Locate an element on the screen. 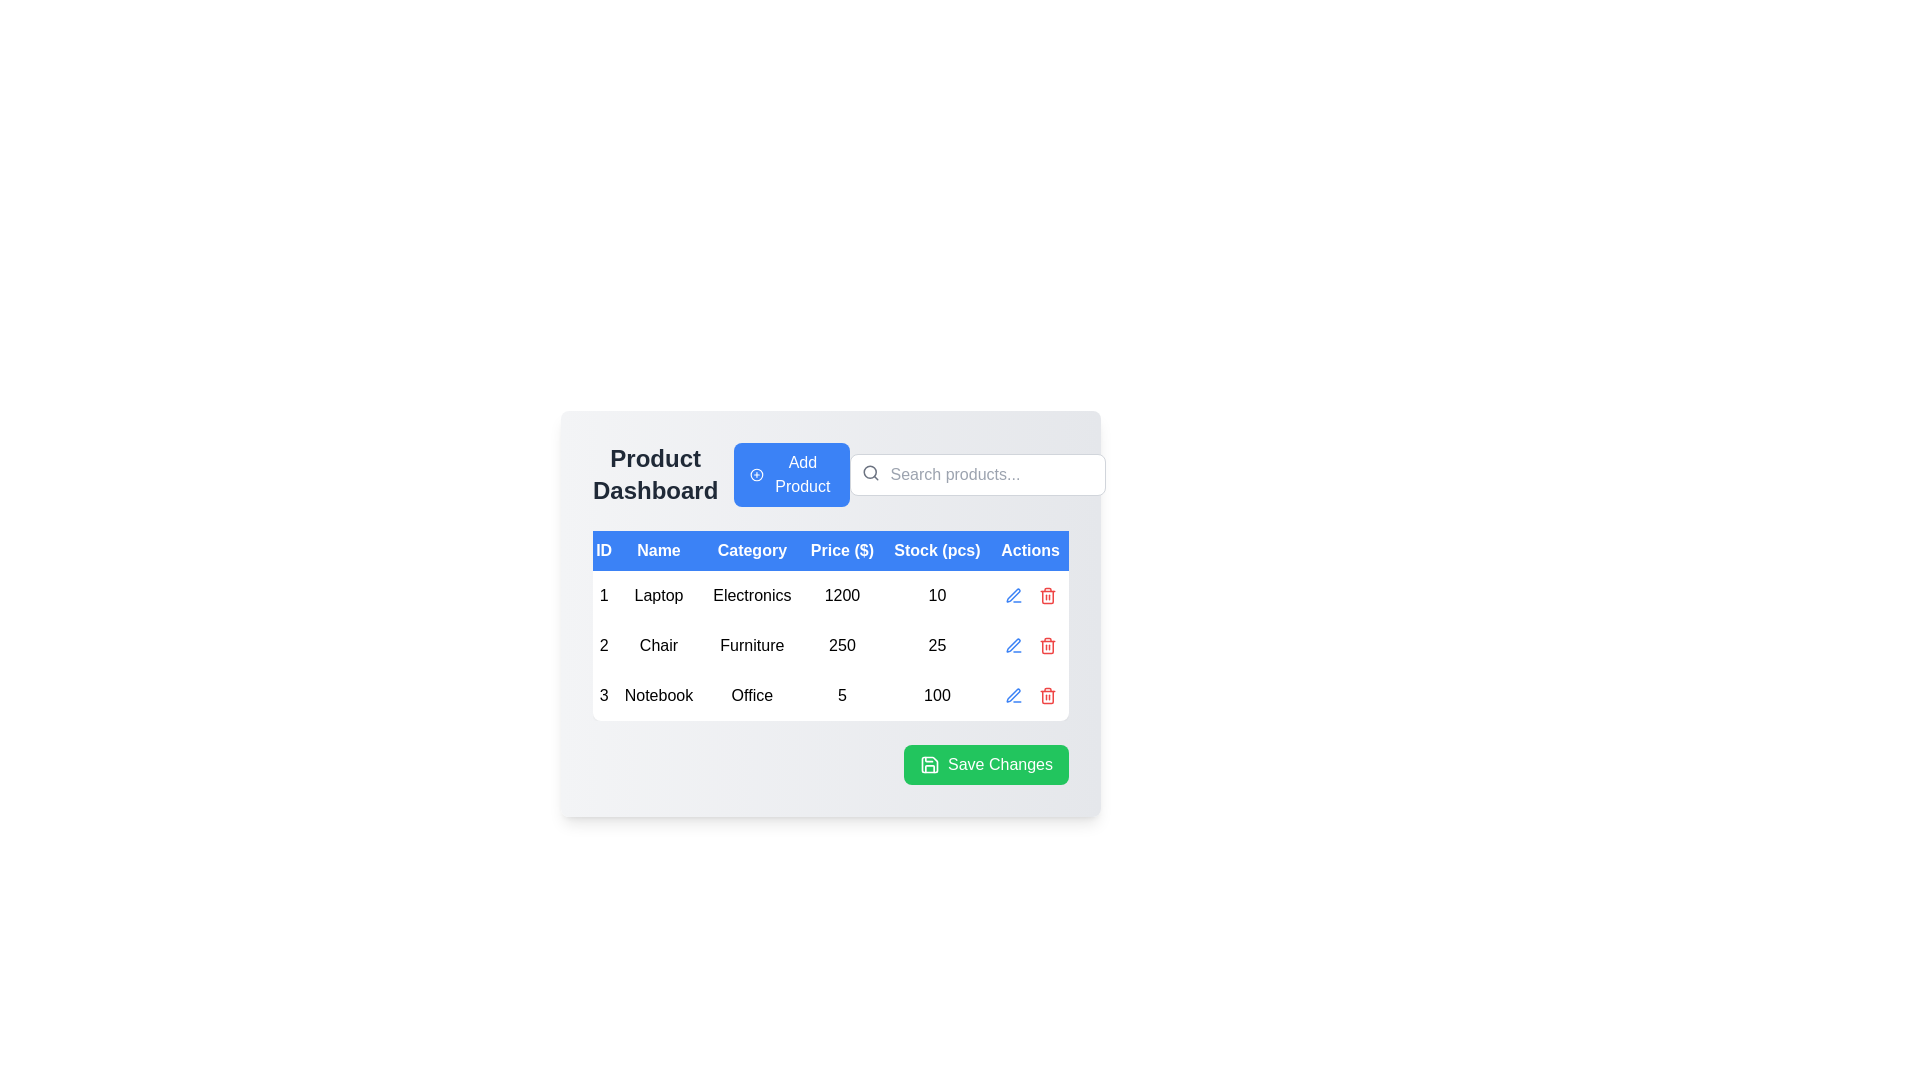 The height and width of the screenshot is (1080, 1920). the Table Header Label displaying 'Actions', which is the last element in the header row of the table, styled with white text on a blue background is located at coordinates (1030, 551).